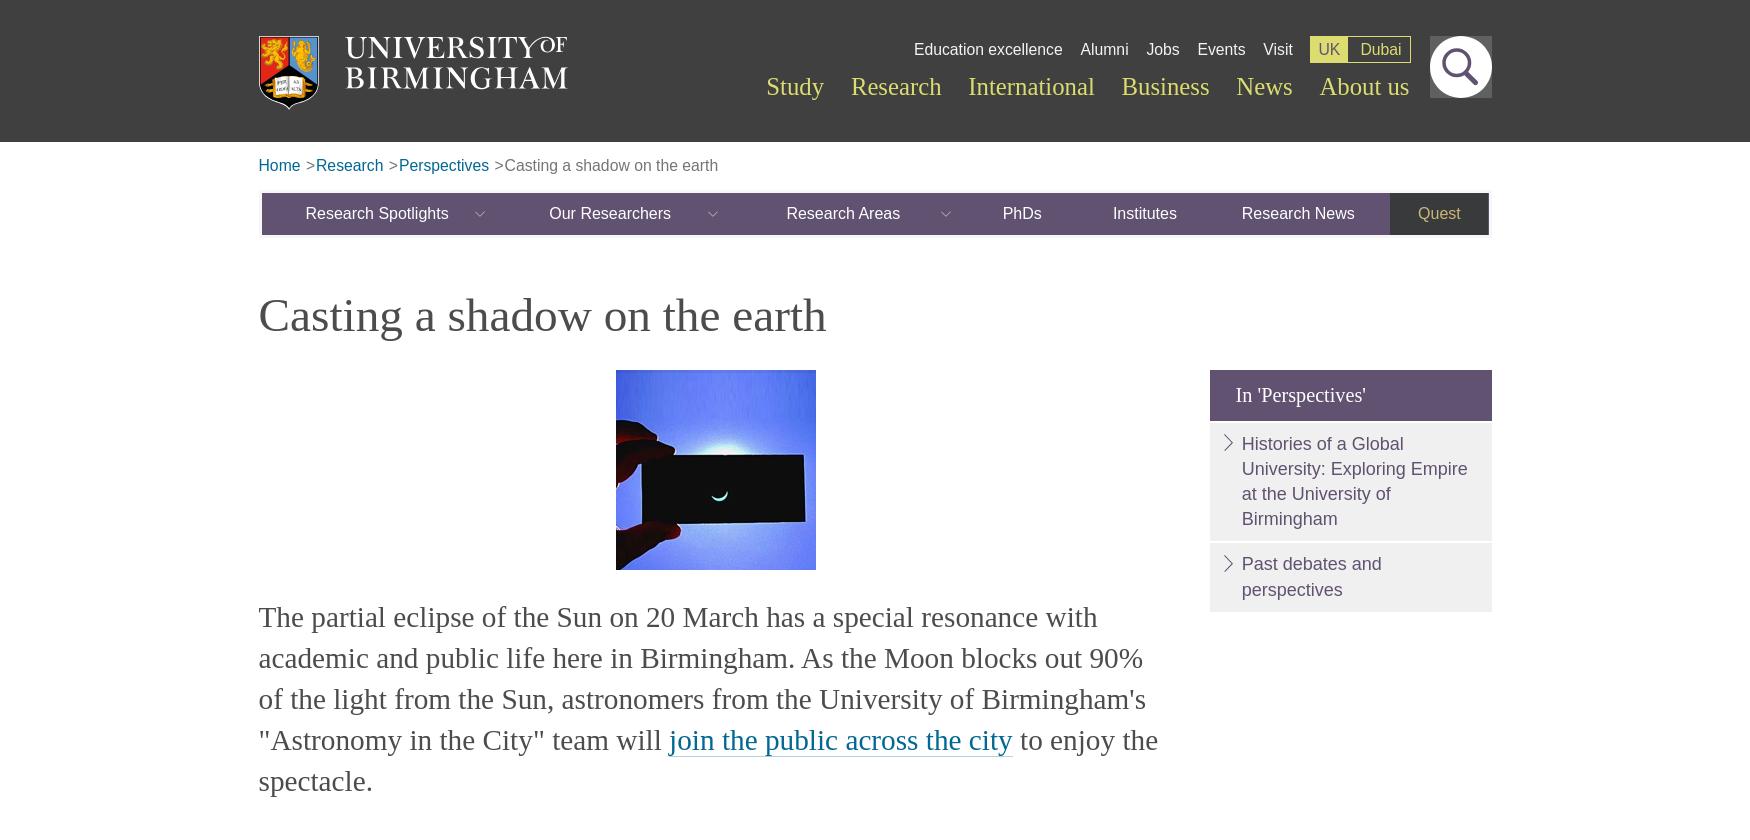 This screenshot has width=1750, height=840. I want to click on 'Events', so click(1220, 48).